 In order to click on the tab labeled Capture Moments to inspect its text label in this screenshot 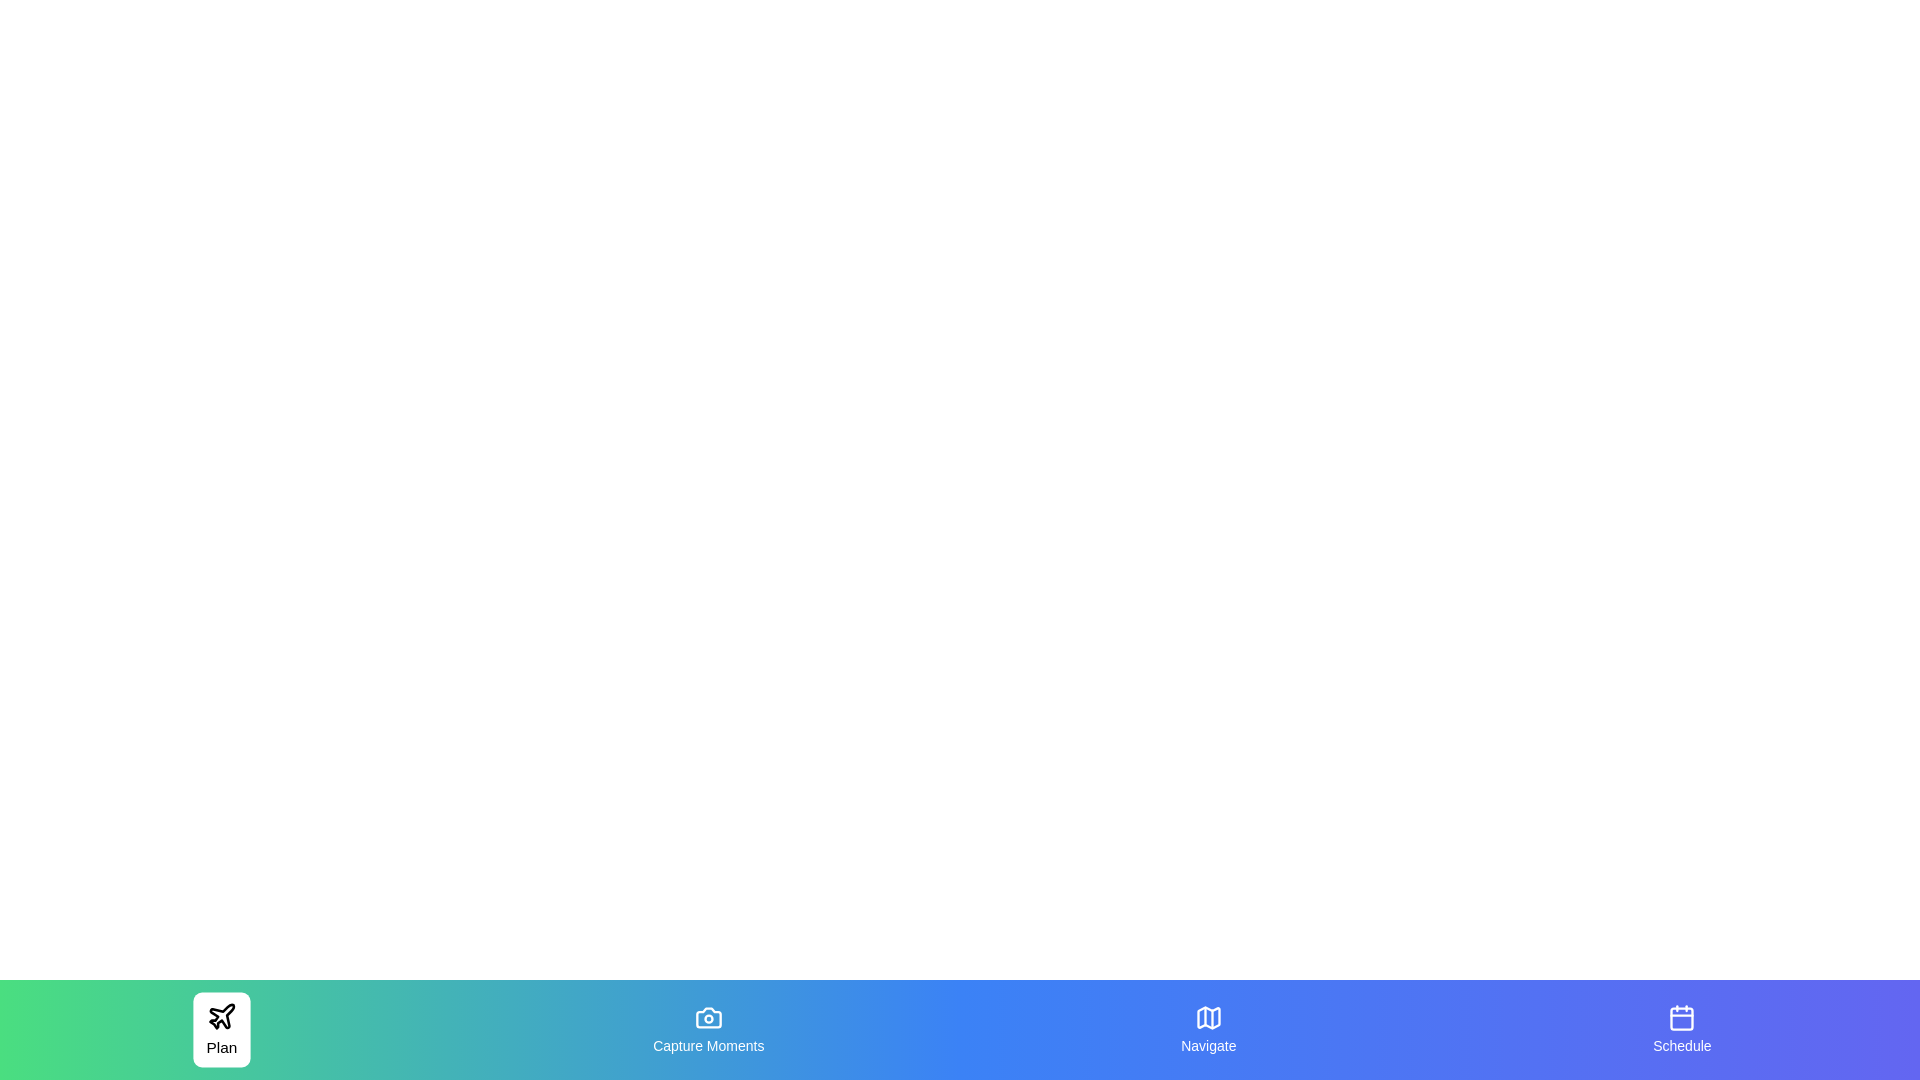, I will do `click(708, 1029)`.